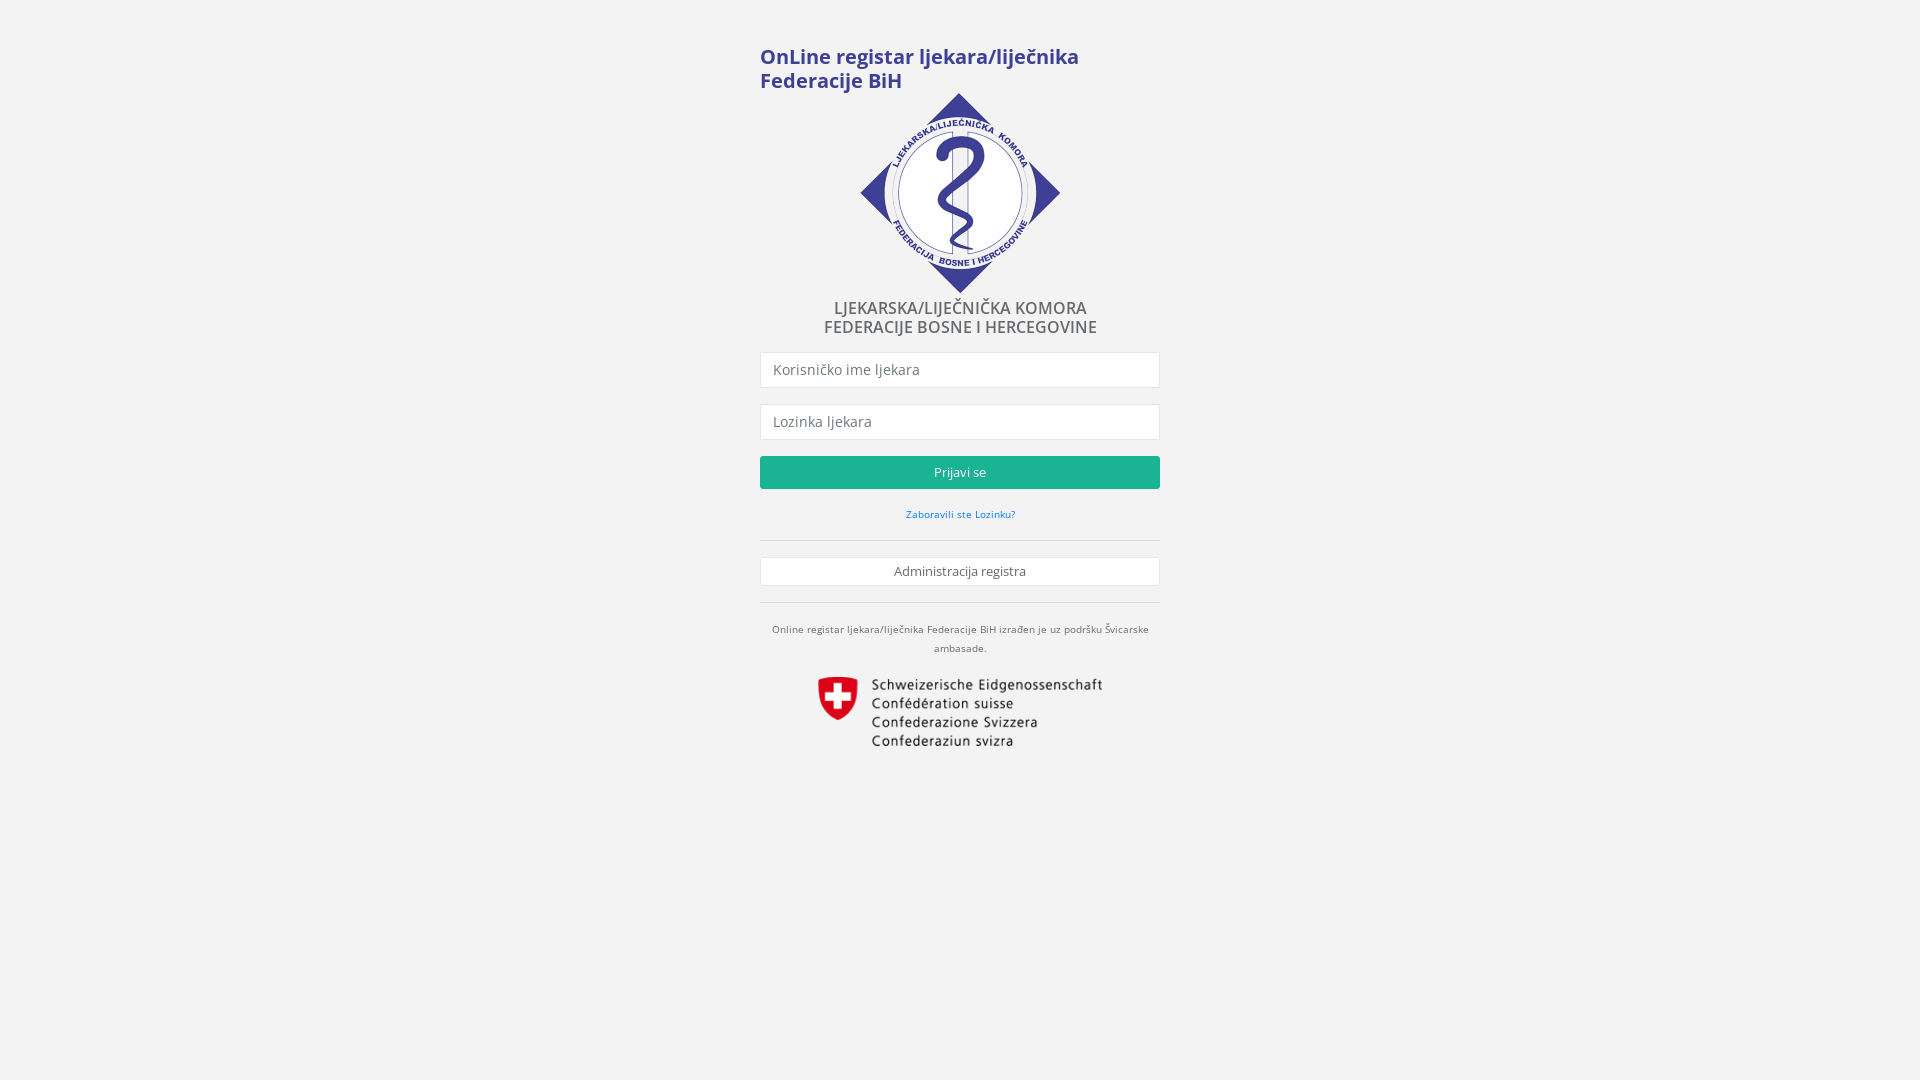 This screenshot has height=1080, width=1920. What do you see at coordinates (960, 571) in the screenshot?
I see `'Administracija registra'` at bounding box center [960, 571].